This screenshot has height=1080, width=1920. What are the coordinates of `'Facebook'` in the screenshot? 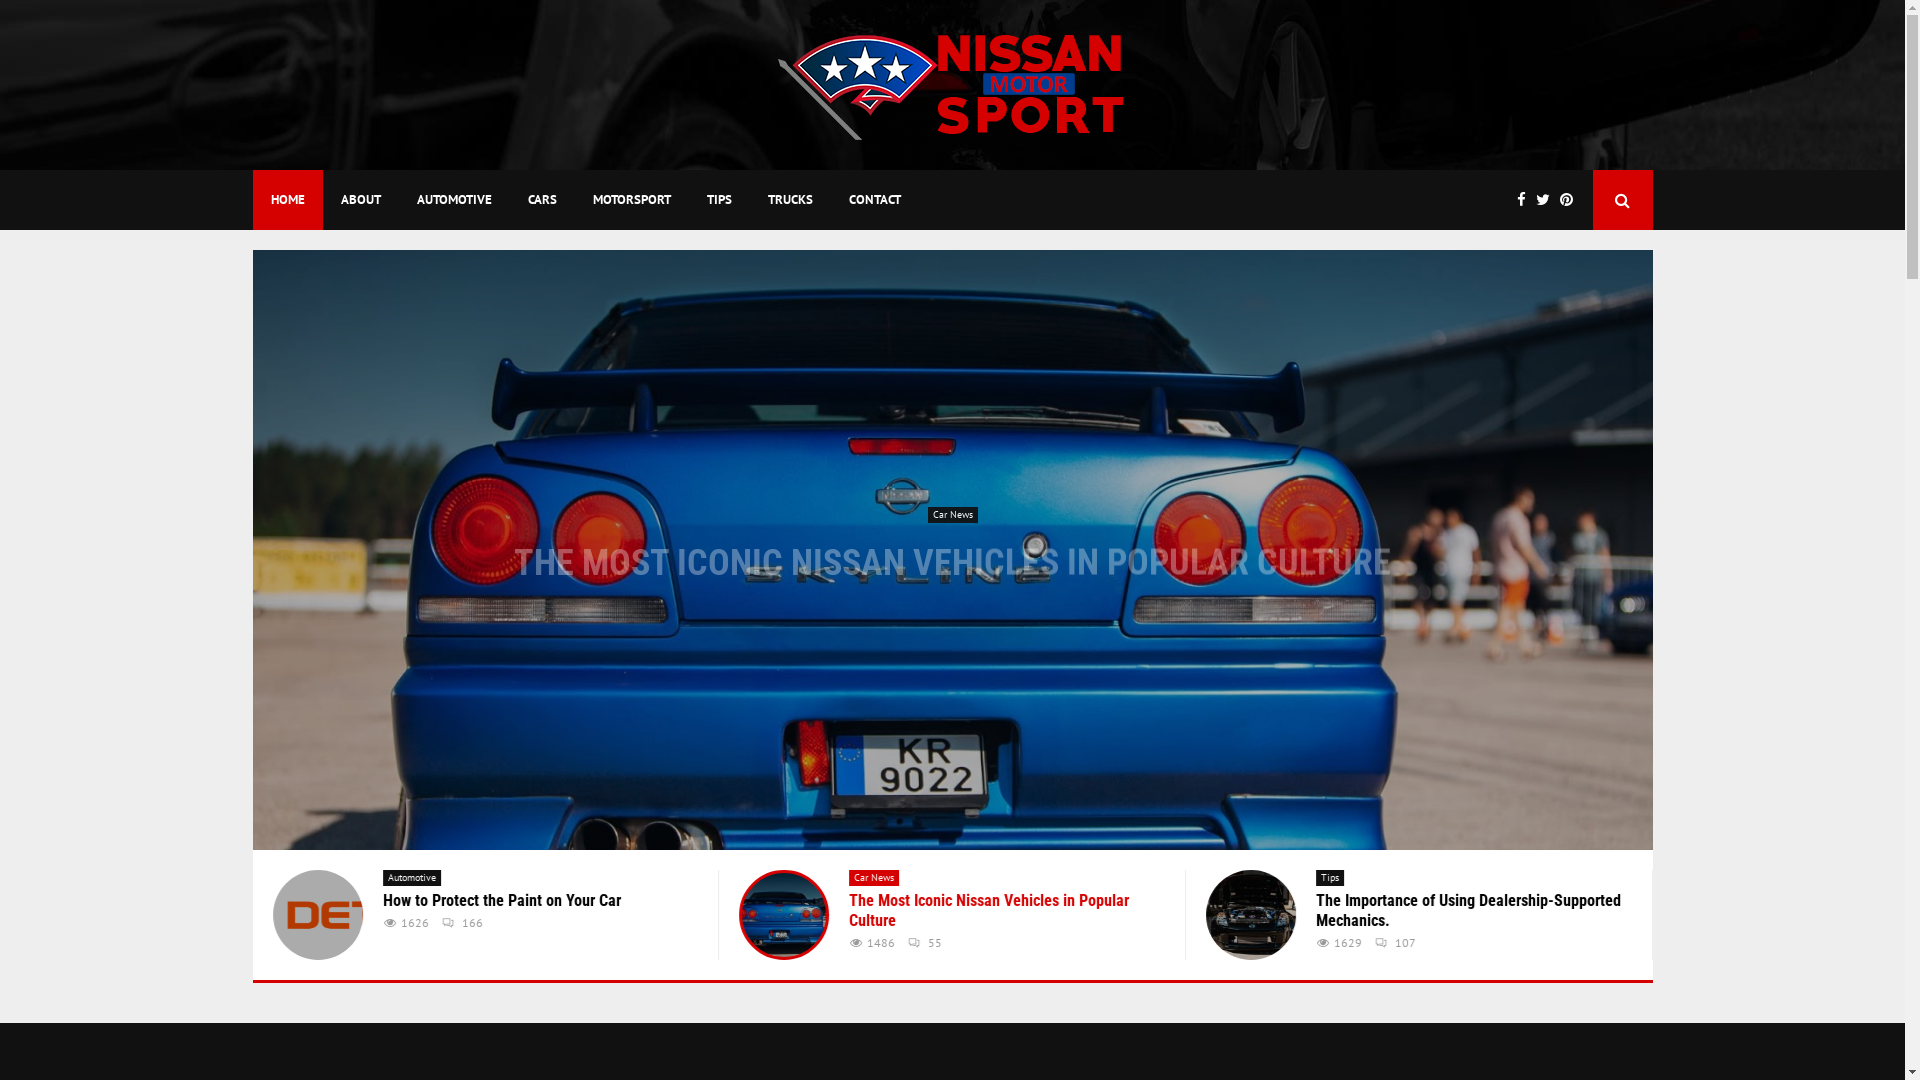 It's located at (1524, 200).